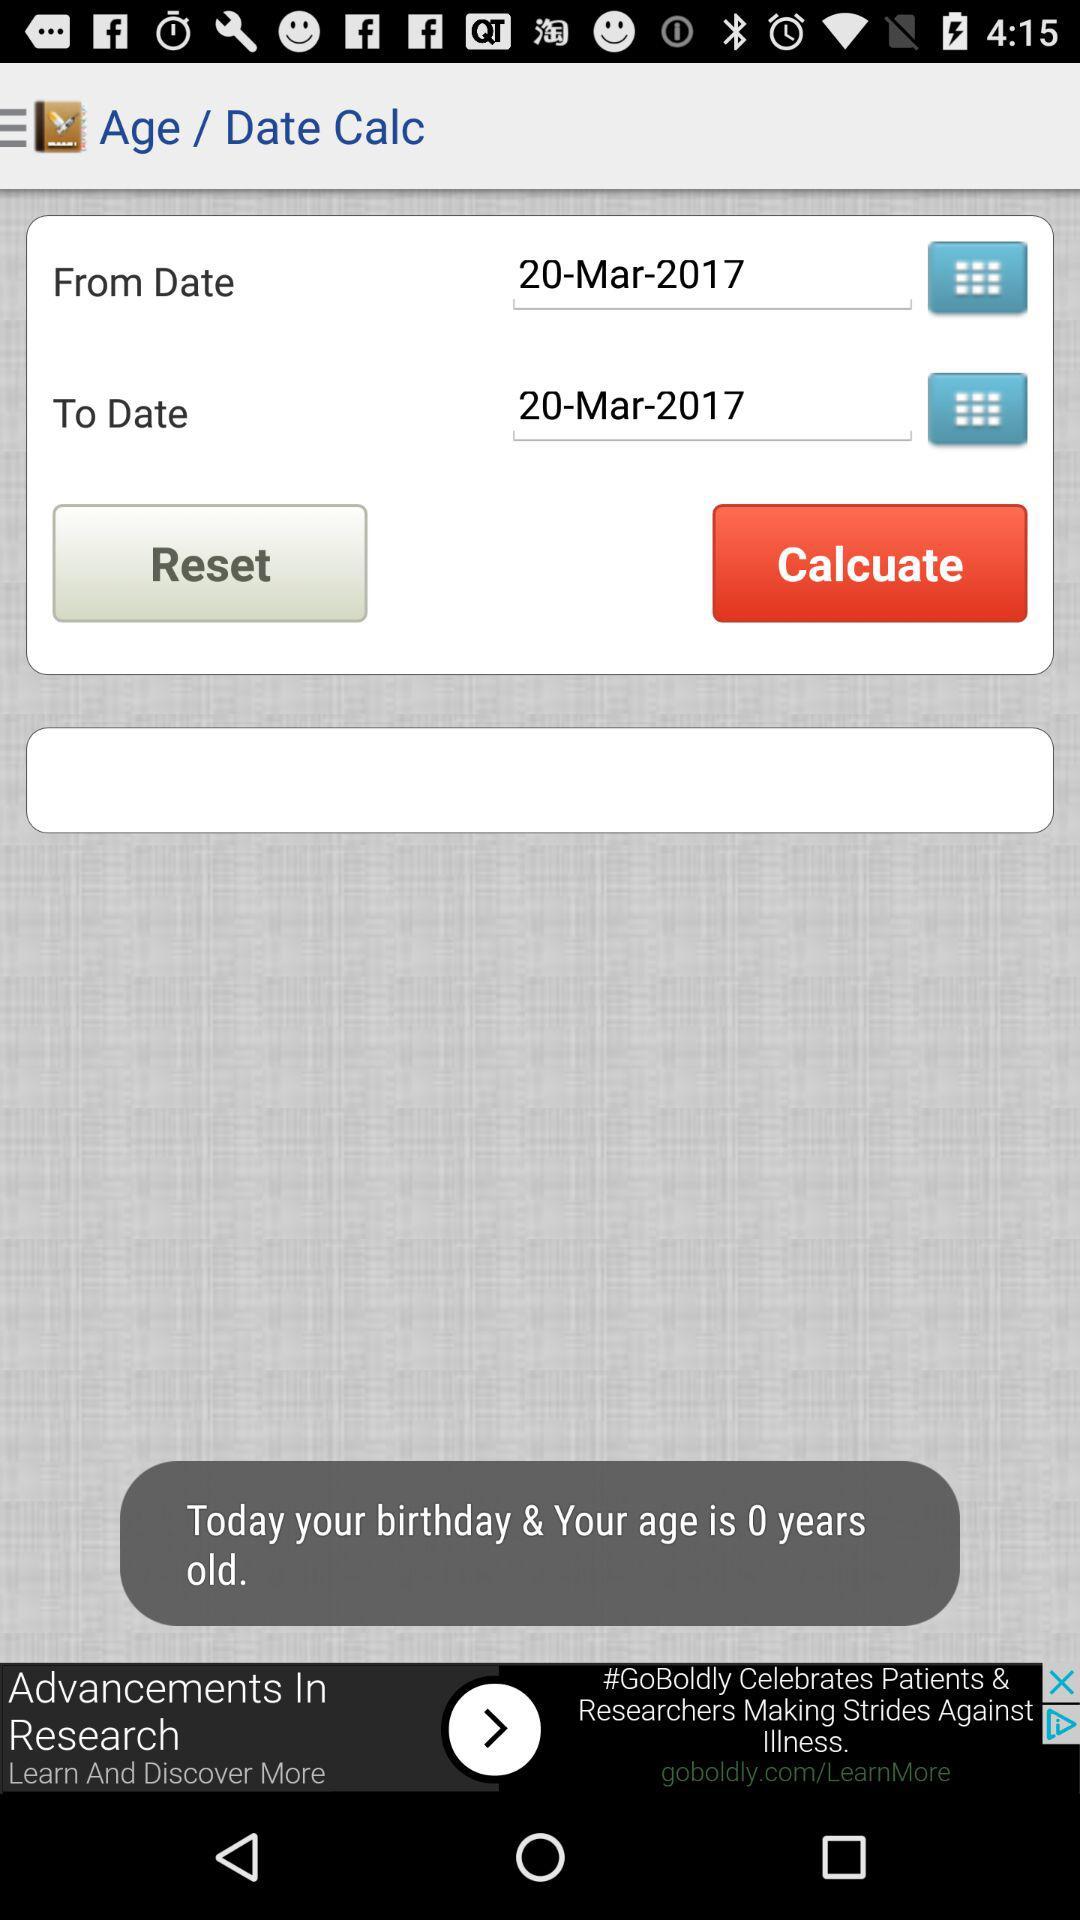  What do you see at coordinates (976, 411) in the screenshot?
I see `calendar button` at bounding box center [976, 411].